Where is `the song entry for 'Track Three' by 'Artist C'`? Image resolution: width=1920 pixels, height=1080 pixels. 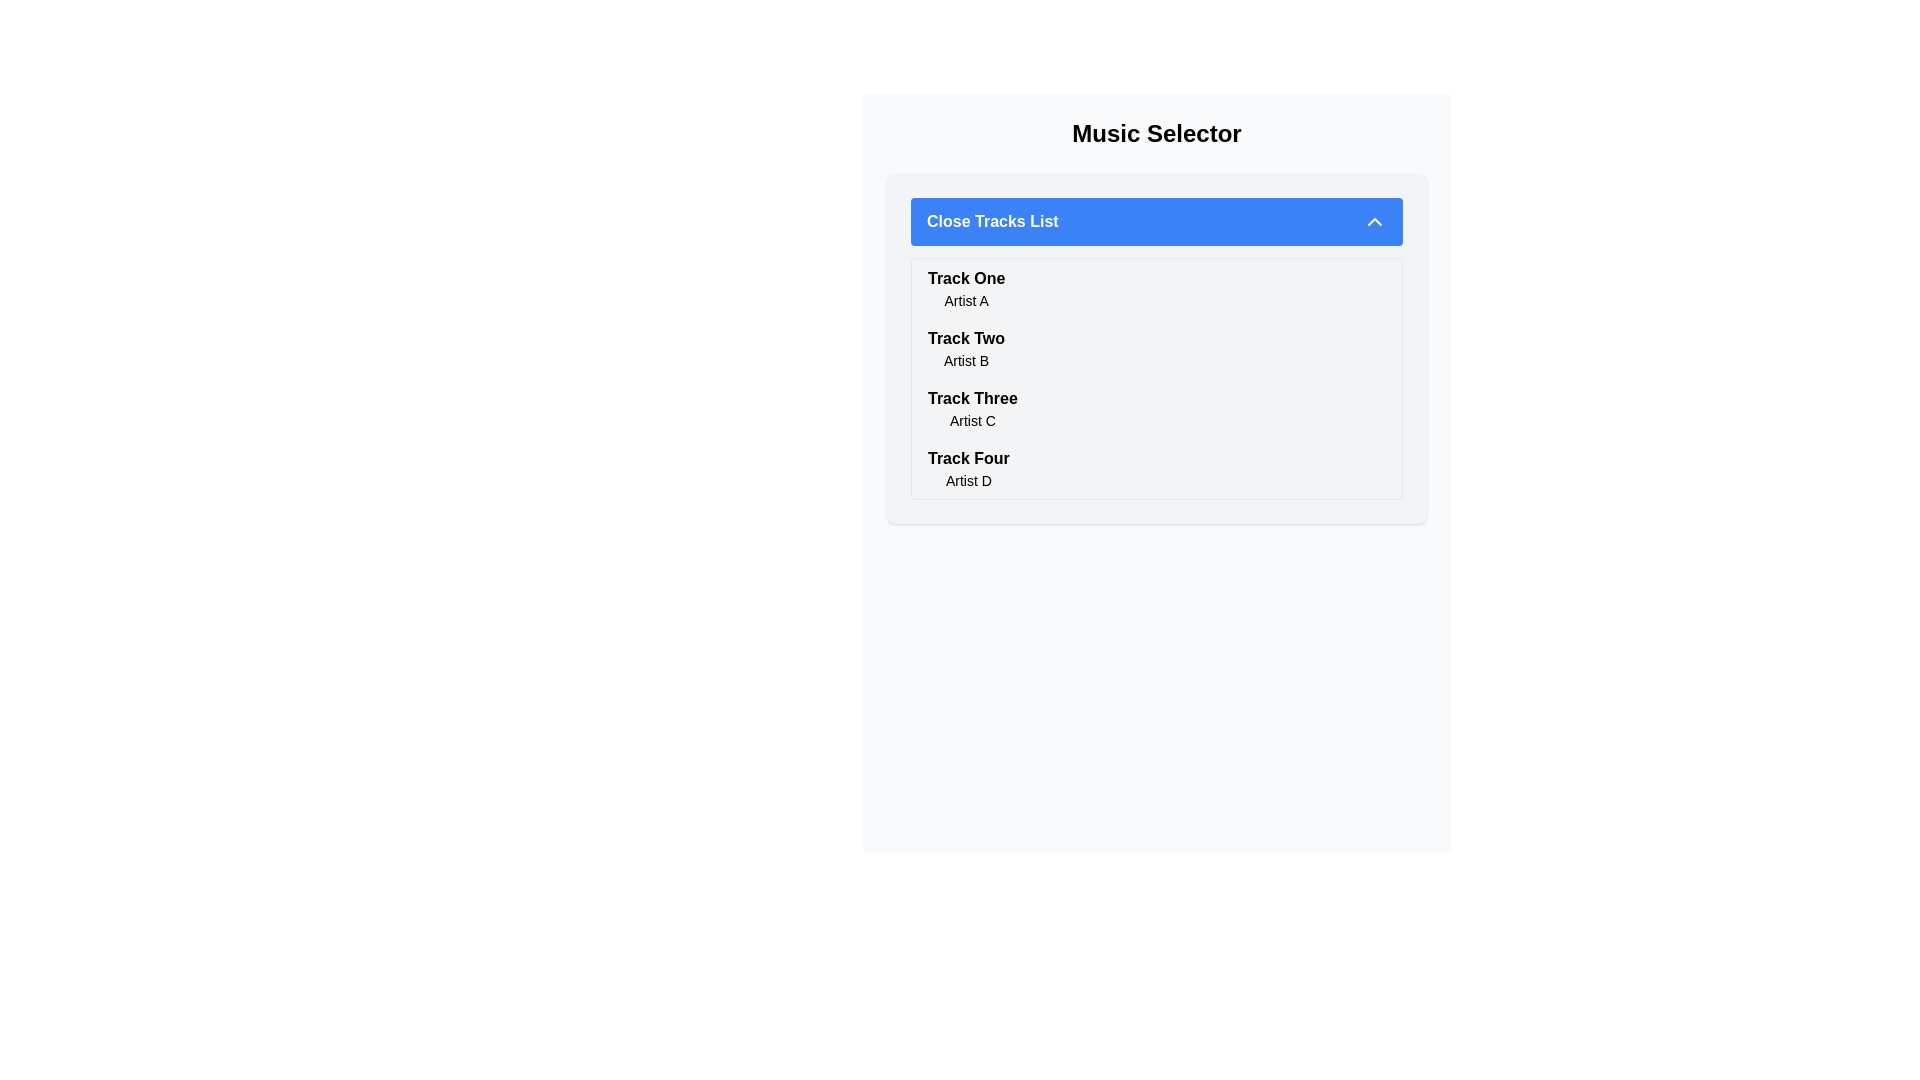 the song entry for 'Track Three' by 'Artist C' is located at coordinates (1156, 407).